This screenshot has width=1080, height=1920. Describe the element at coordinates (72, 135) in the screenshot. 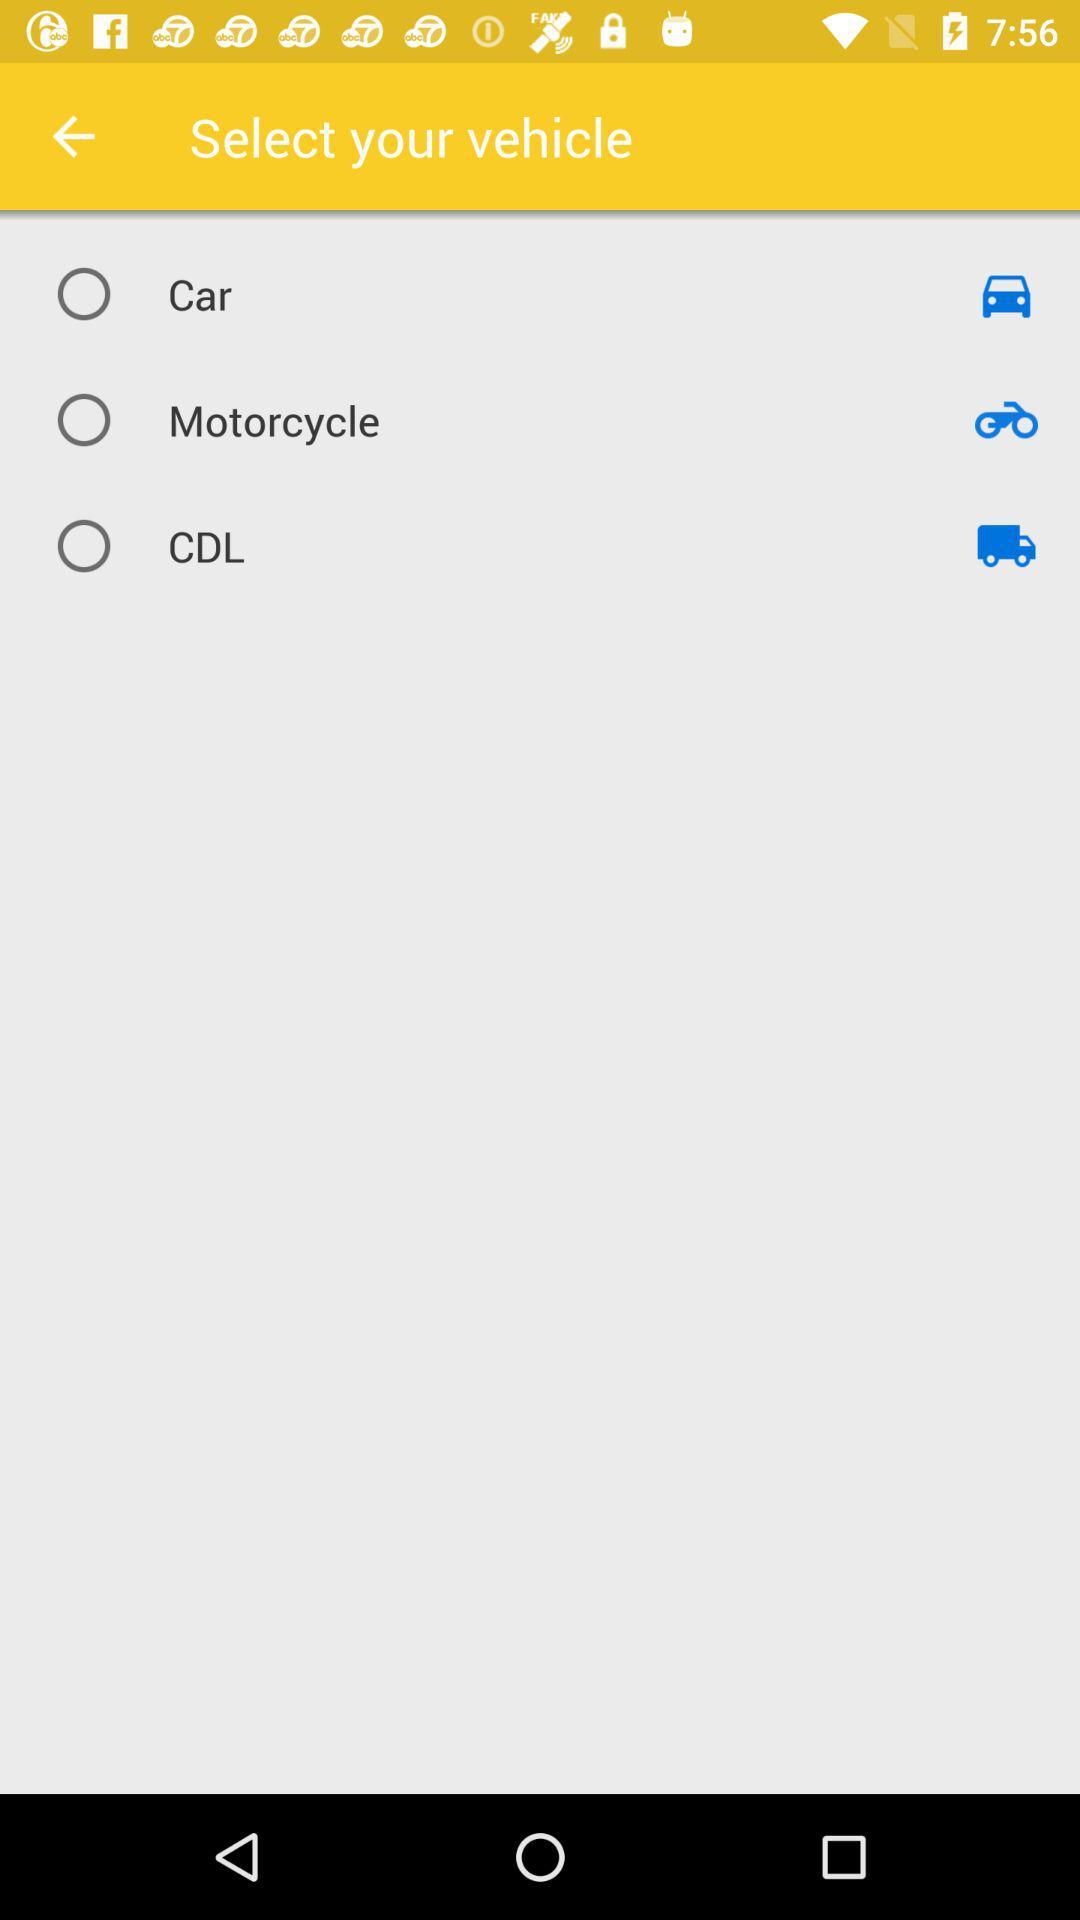

I see `item next to the select your vehicle icon` at that location.